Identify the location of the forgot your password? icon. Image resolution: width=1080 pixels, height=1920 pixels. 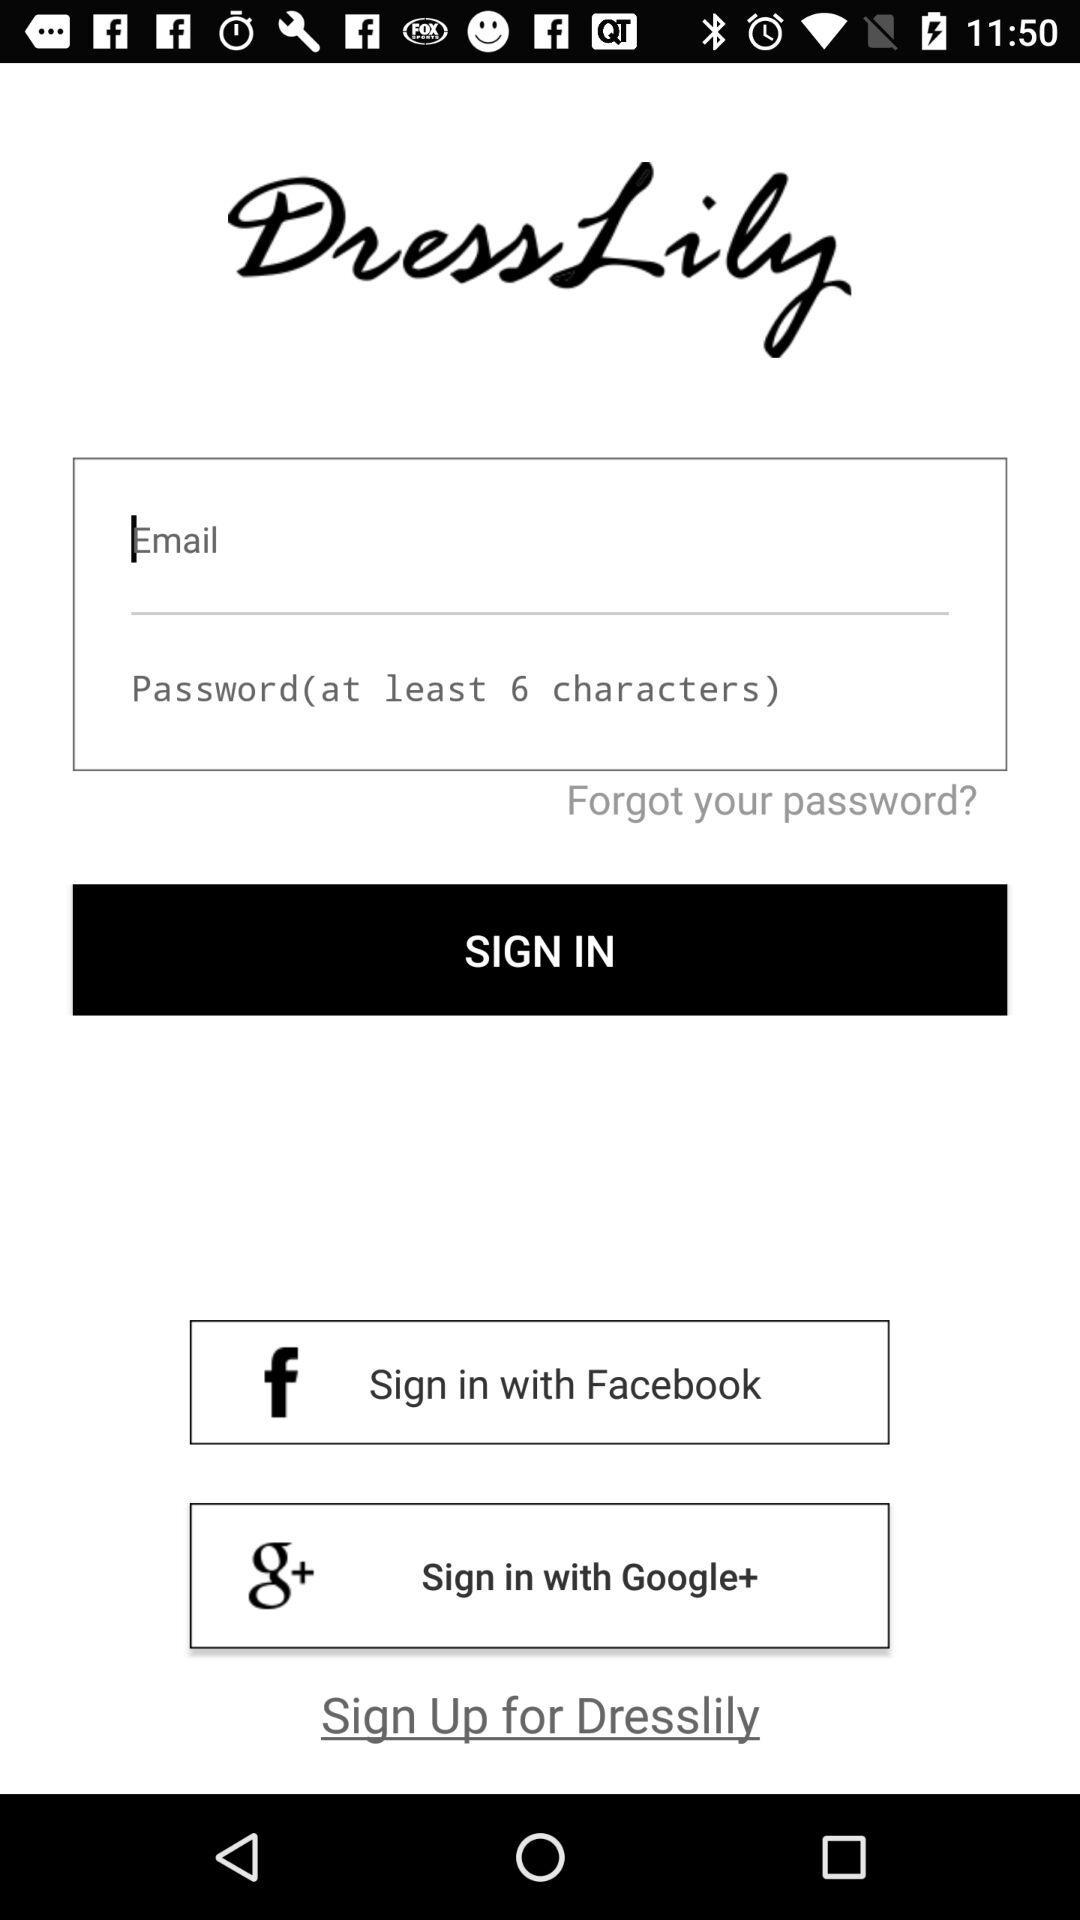
(540, 797).